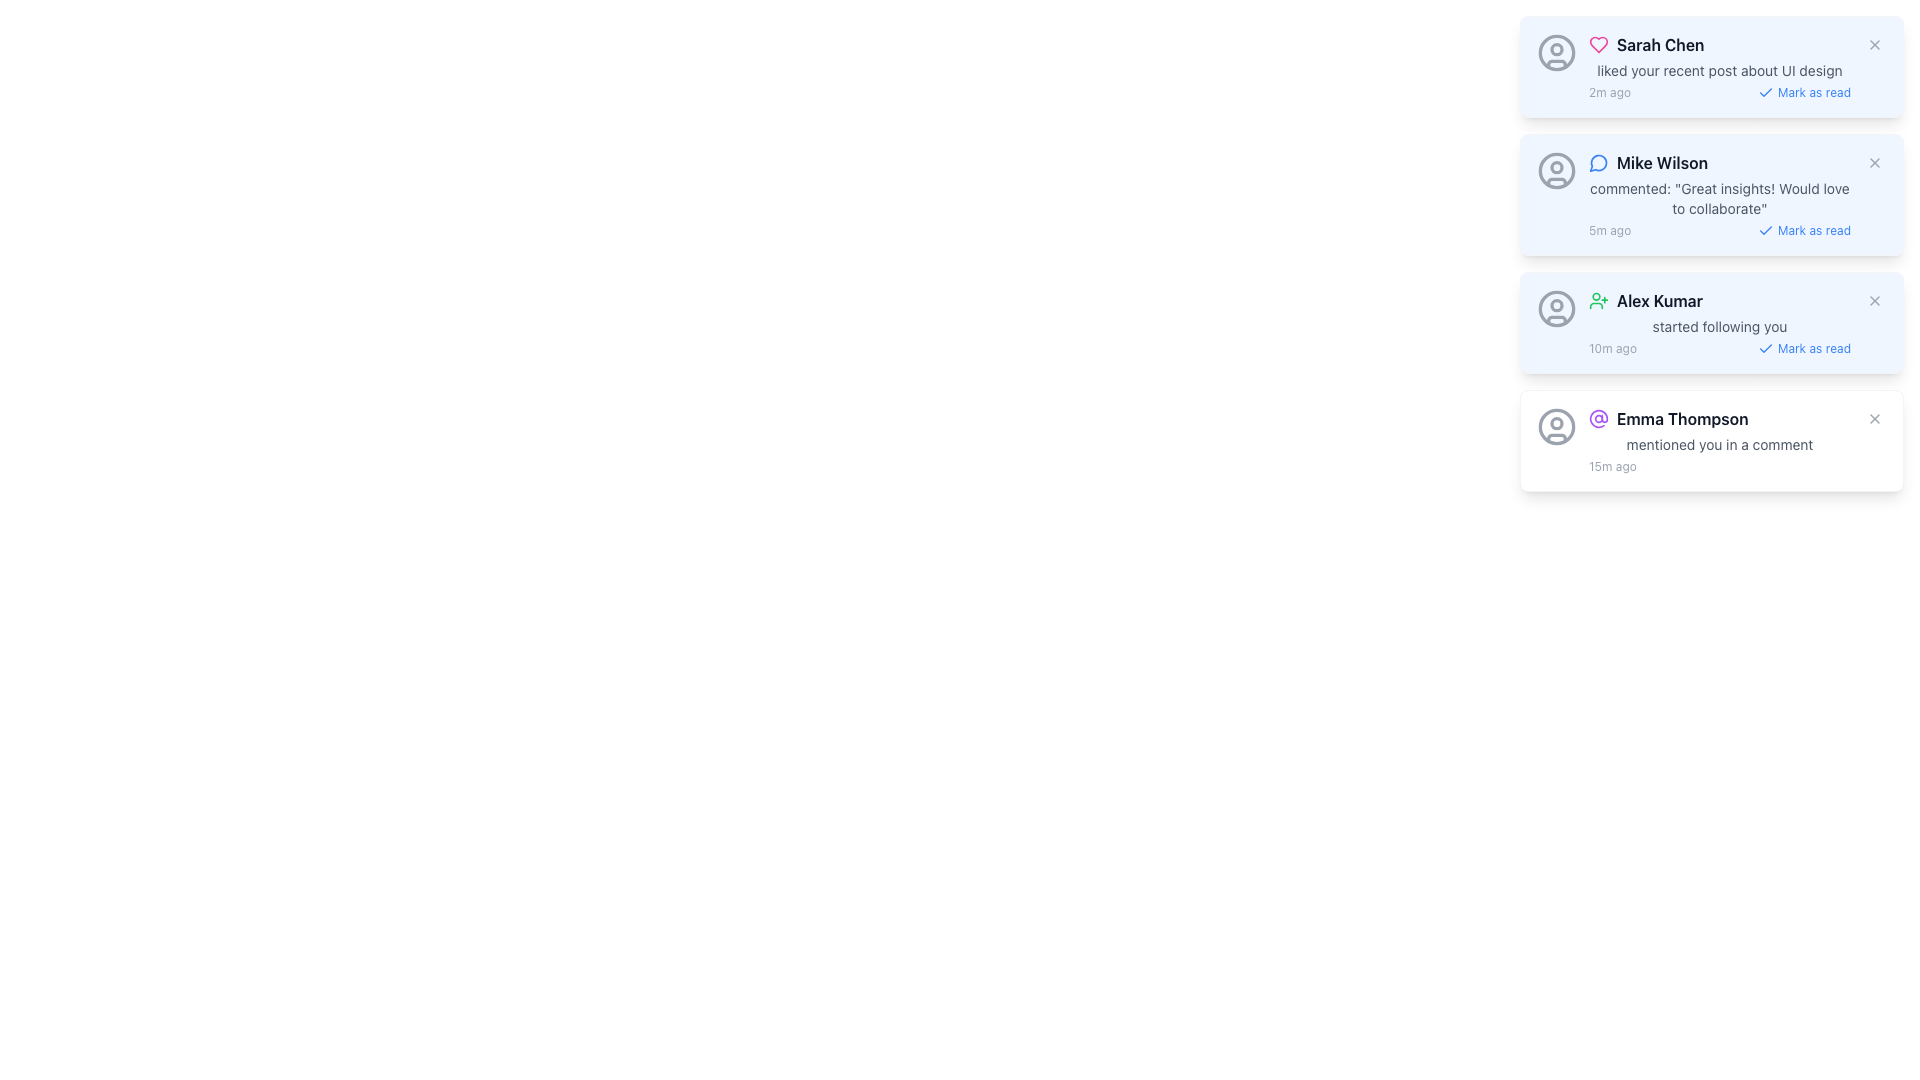 Image resolution: width=1920 pixels, height=1080 pixels. What do you see at coordinates (1681, 418) in the screenshot?
I see `text label displaying the name of the person responsible for the associated notification, located to the right of the '@' icon in the bottommost notification card` at bounding box center [1681, 418].